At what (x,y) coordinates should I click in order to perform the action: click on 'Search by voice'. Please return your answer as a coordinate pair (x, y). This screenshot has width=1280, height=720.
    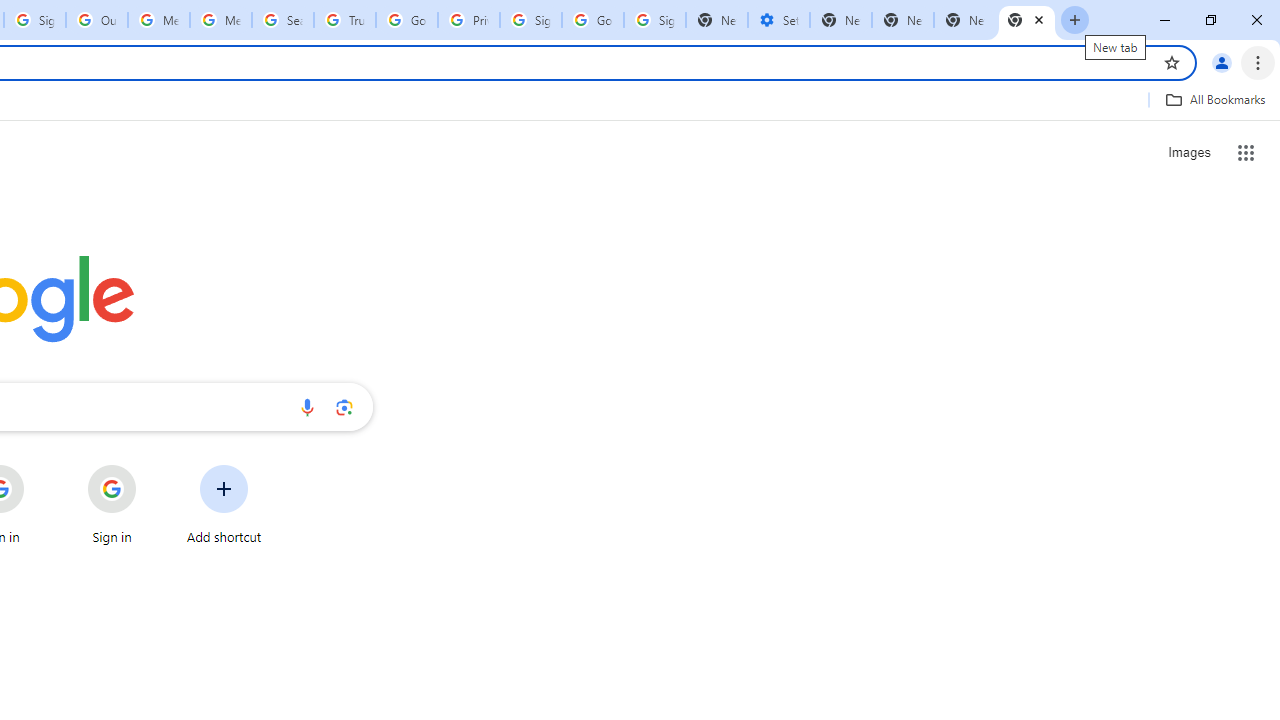
    Looking at the image, I should click on (306, 406).